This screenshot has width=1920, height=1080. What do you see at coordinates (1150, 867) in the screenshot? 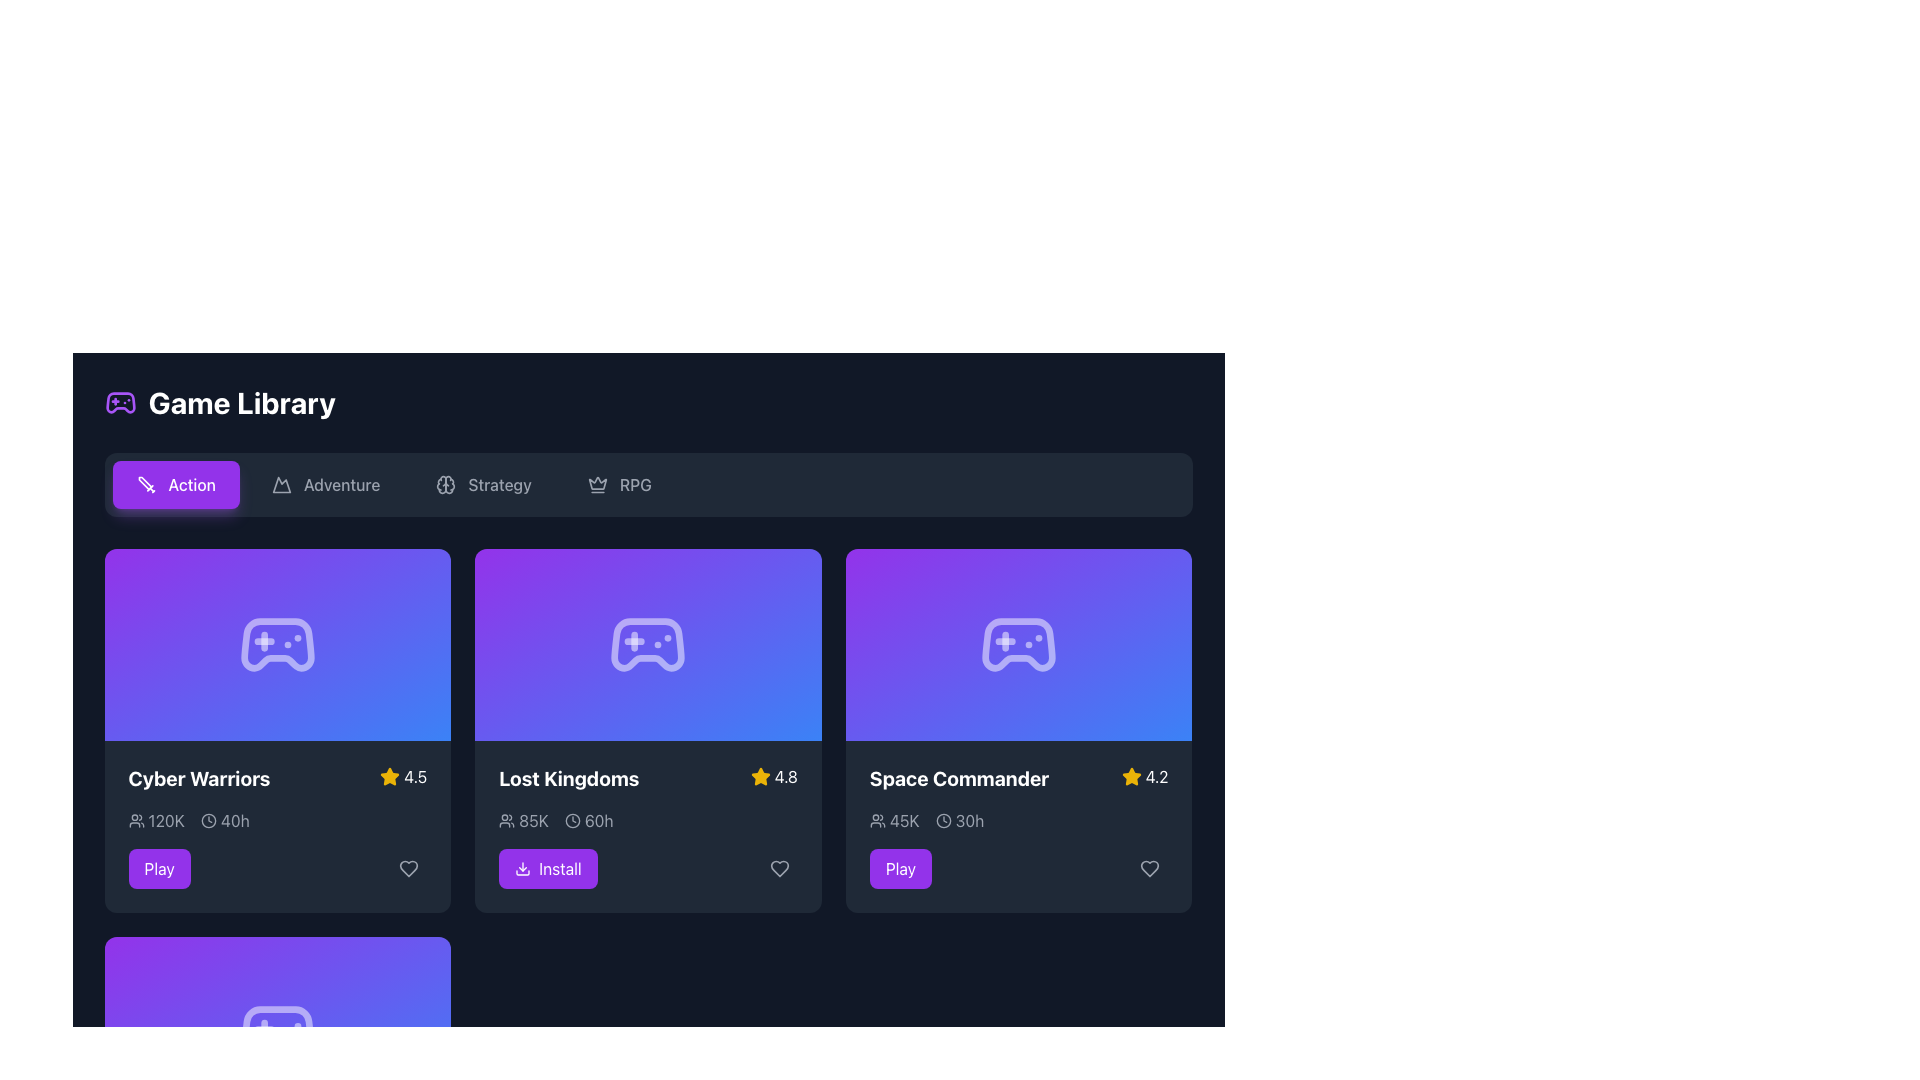
I see `the heart button located at the bottom-right corner of the 'Space Commander' game card to mark the game as a favorite` at bounding box center [1150, 867].